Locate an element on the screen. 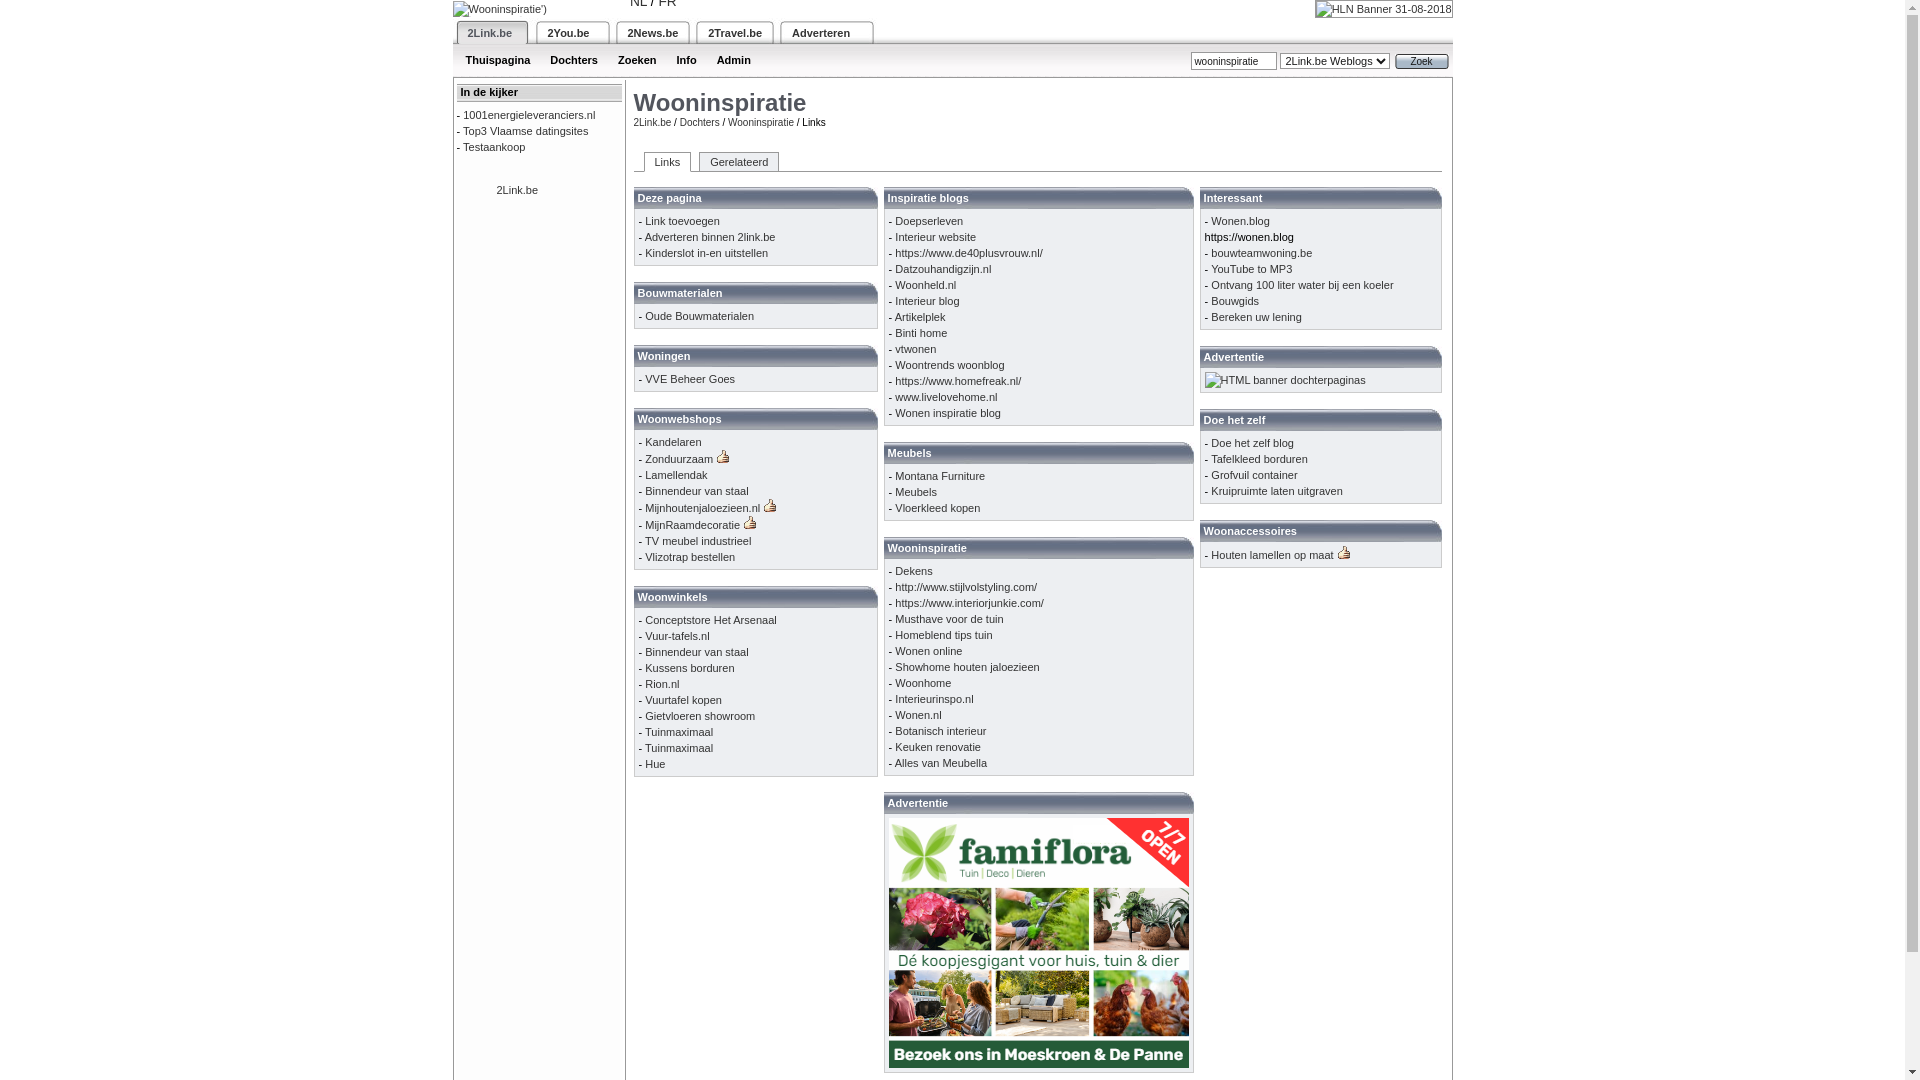 The width and height of the screenshot is (1920, 1080). 'Woonheld.nl' is located at coordinates (924, 285).